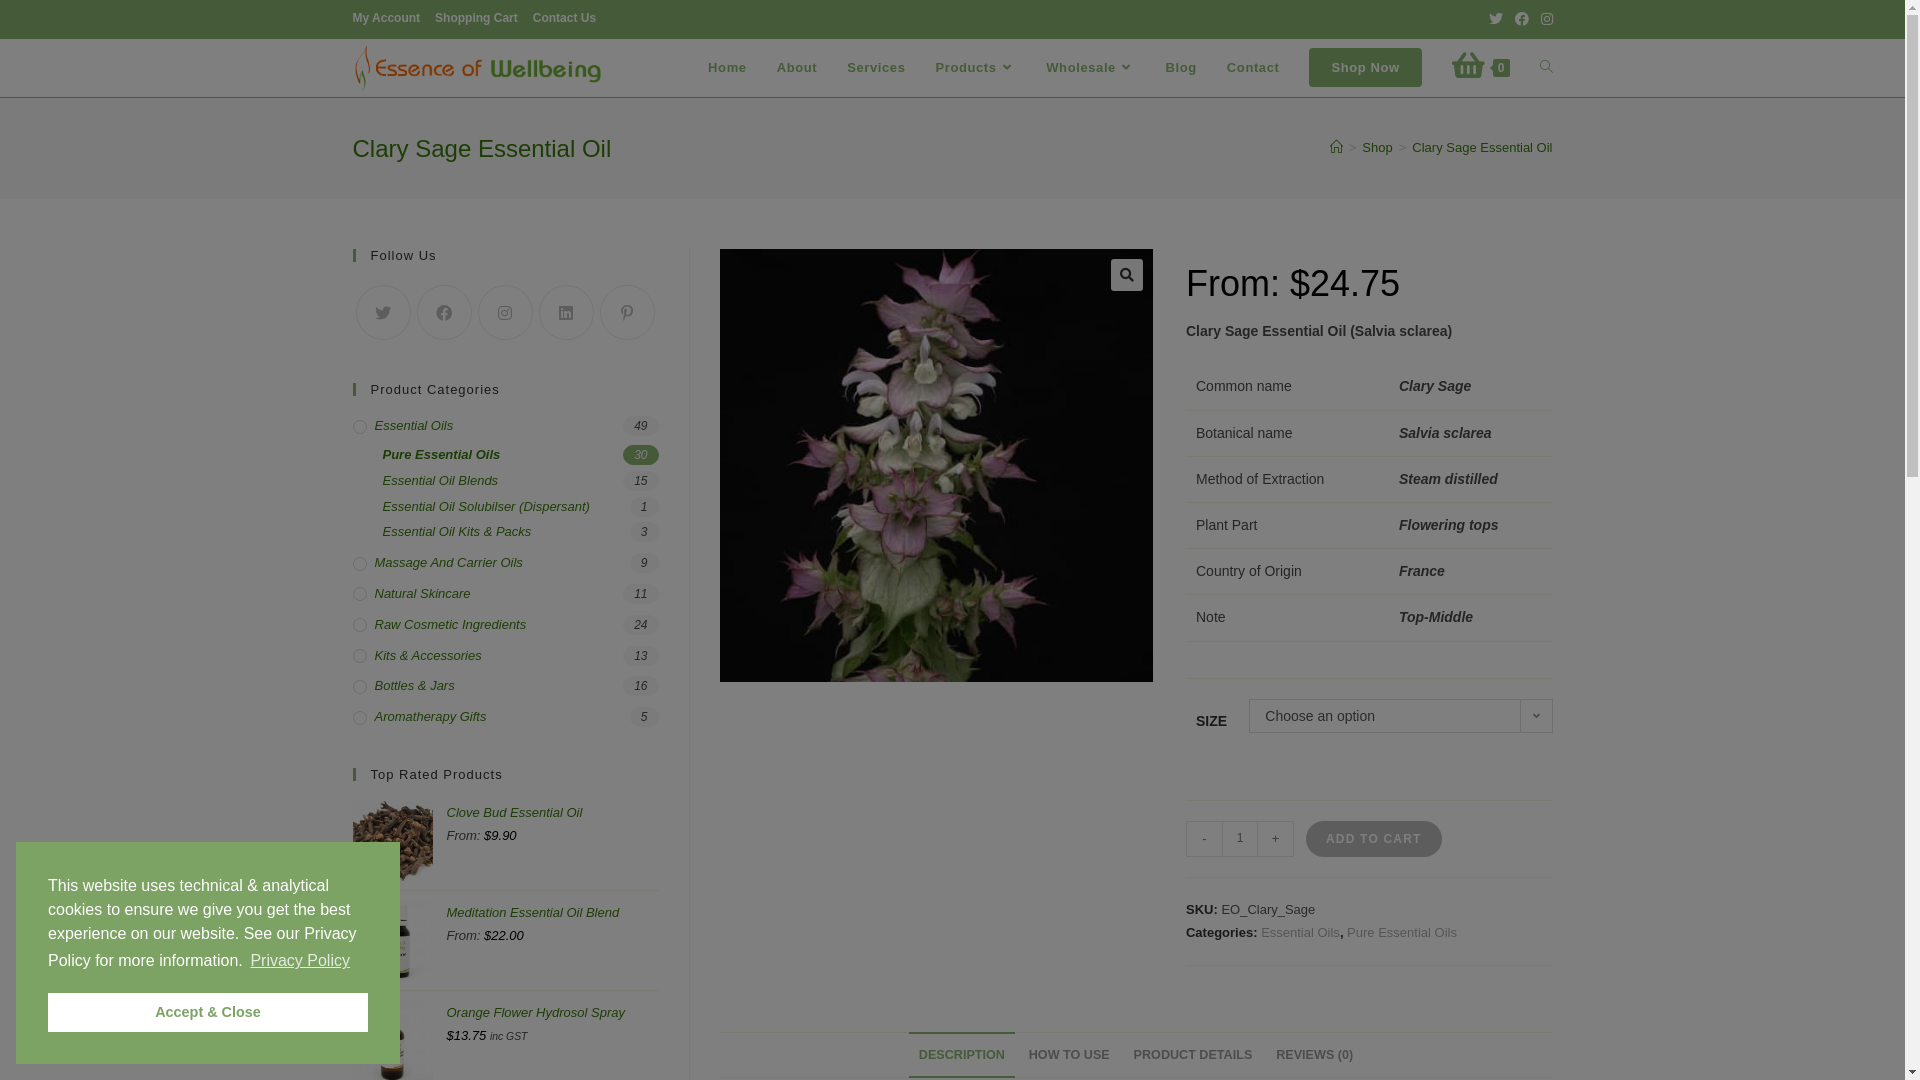 This screenshot has height=1080, width=1920. I want to click on 'Shopping Cart', so click(475, 19).